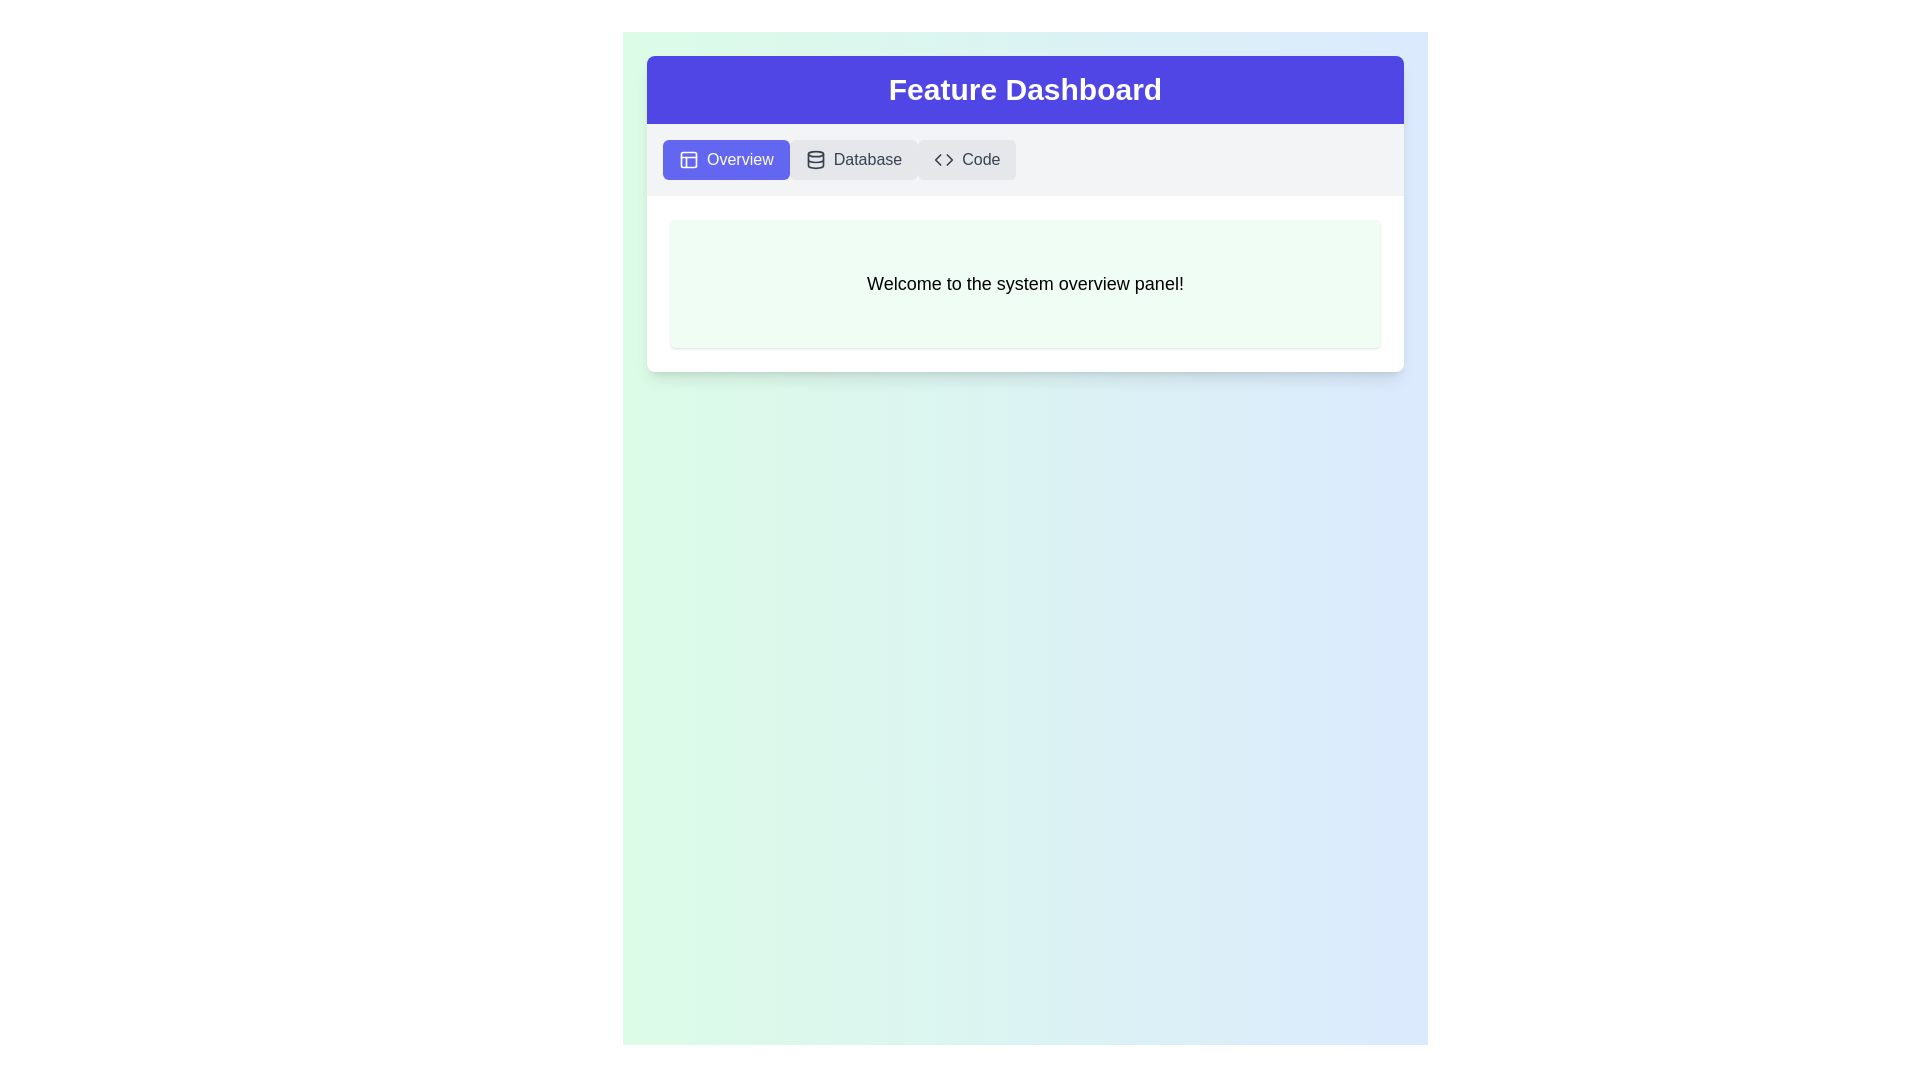 This screenshot has height=1080, width=1920. I want to click on the left-pointing arrow shape in the SVG graphic, so click(936, 158).